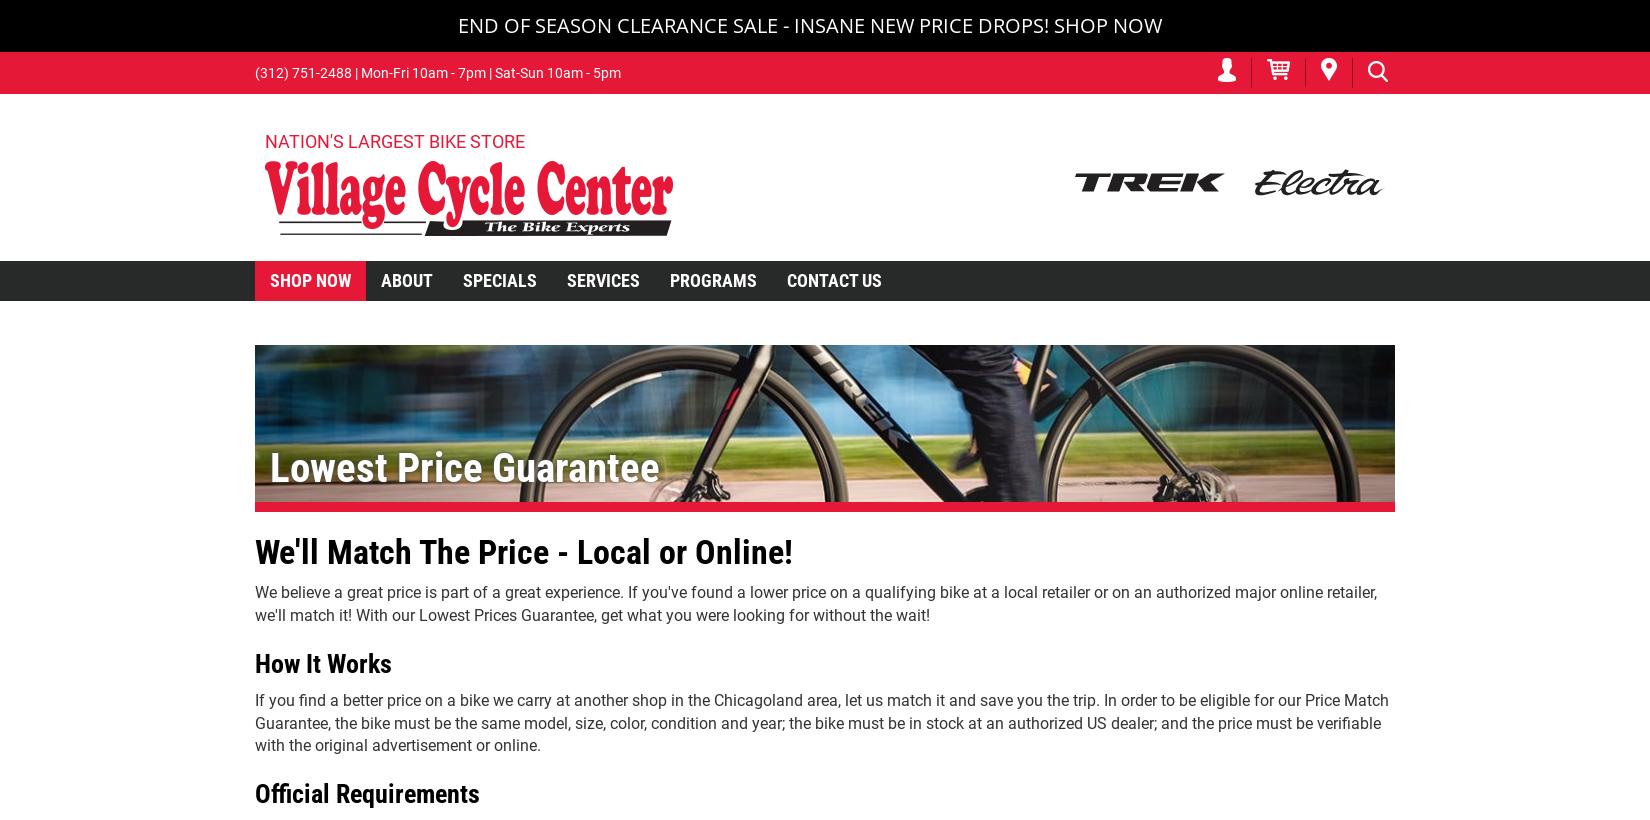 Image resolution: width=1650 pixels, height=820 pixels. Describe the element at coordinates (298, 630) in the screenshot. I see `'Kids' Bikes'` at that location.